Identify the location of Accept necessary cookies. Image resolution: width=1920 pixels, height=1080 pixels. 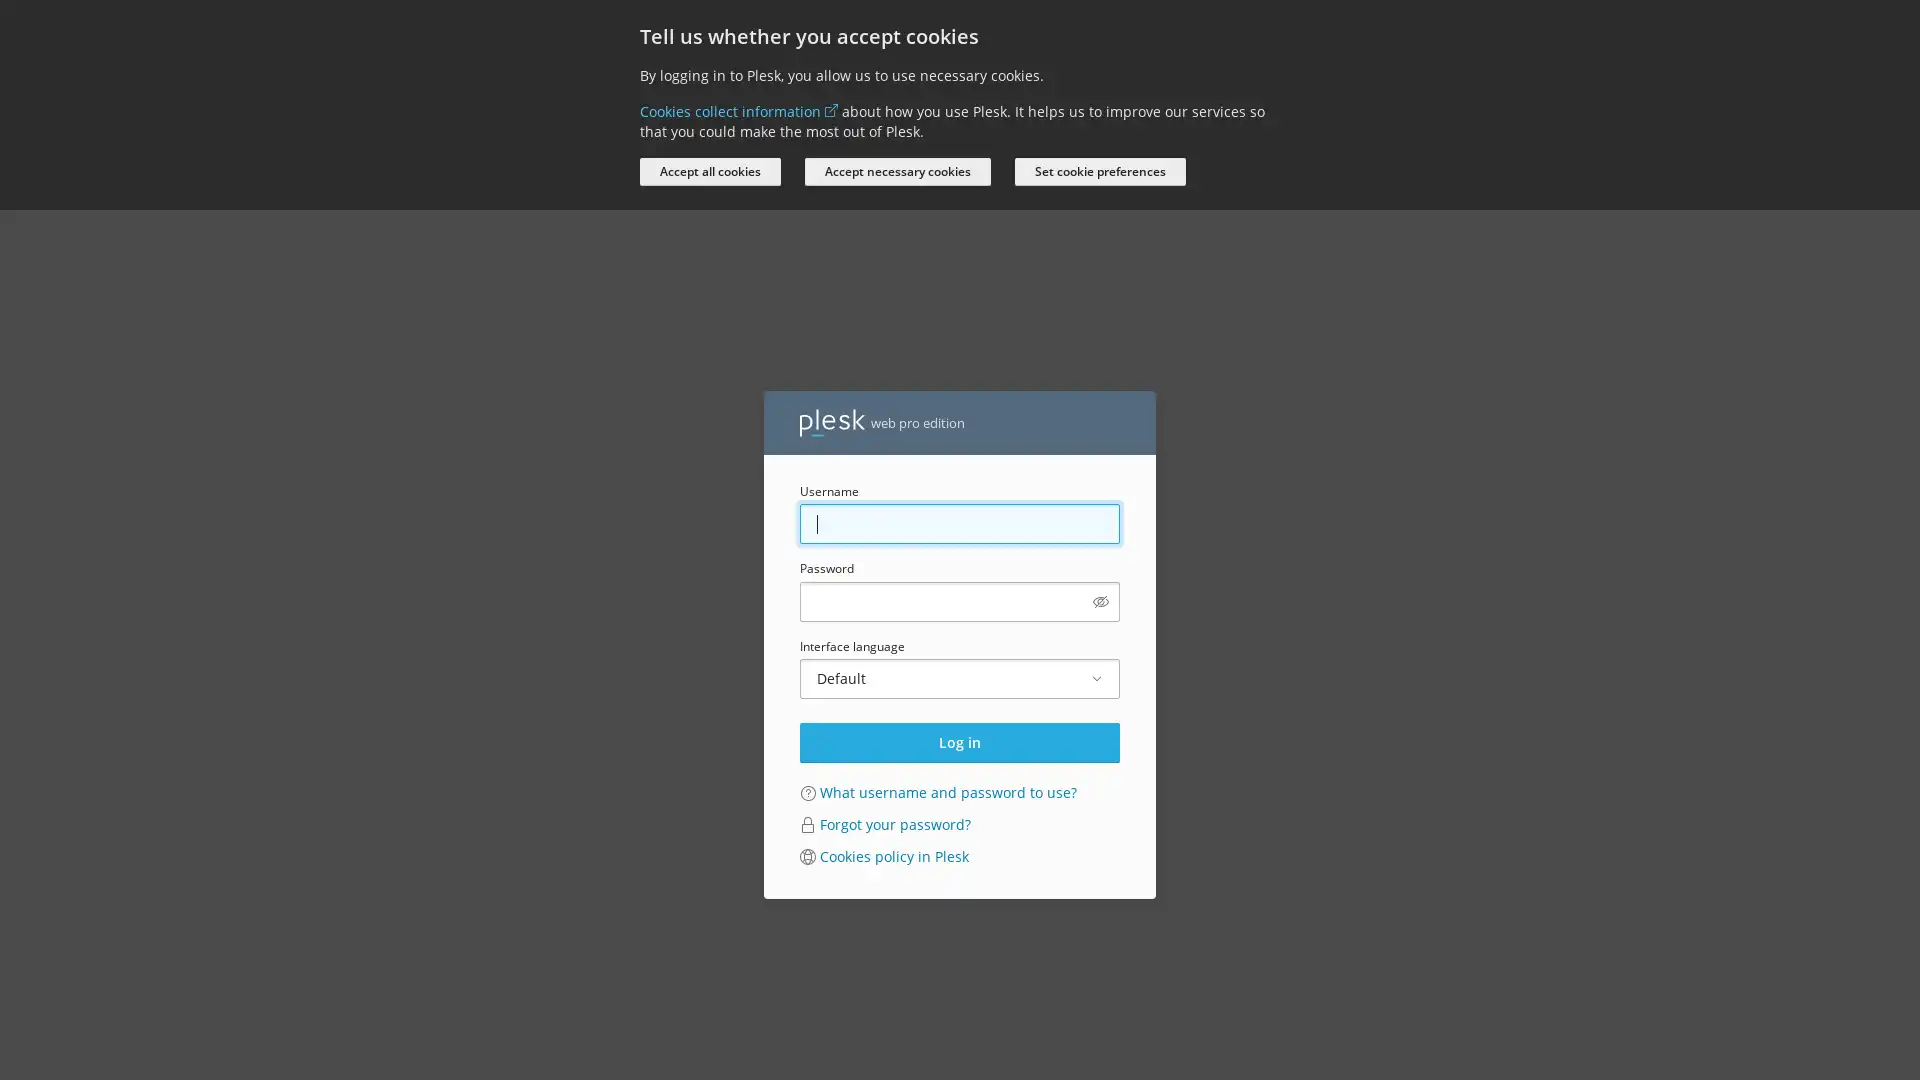
(896, 171).